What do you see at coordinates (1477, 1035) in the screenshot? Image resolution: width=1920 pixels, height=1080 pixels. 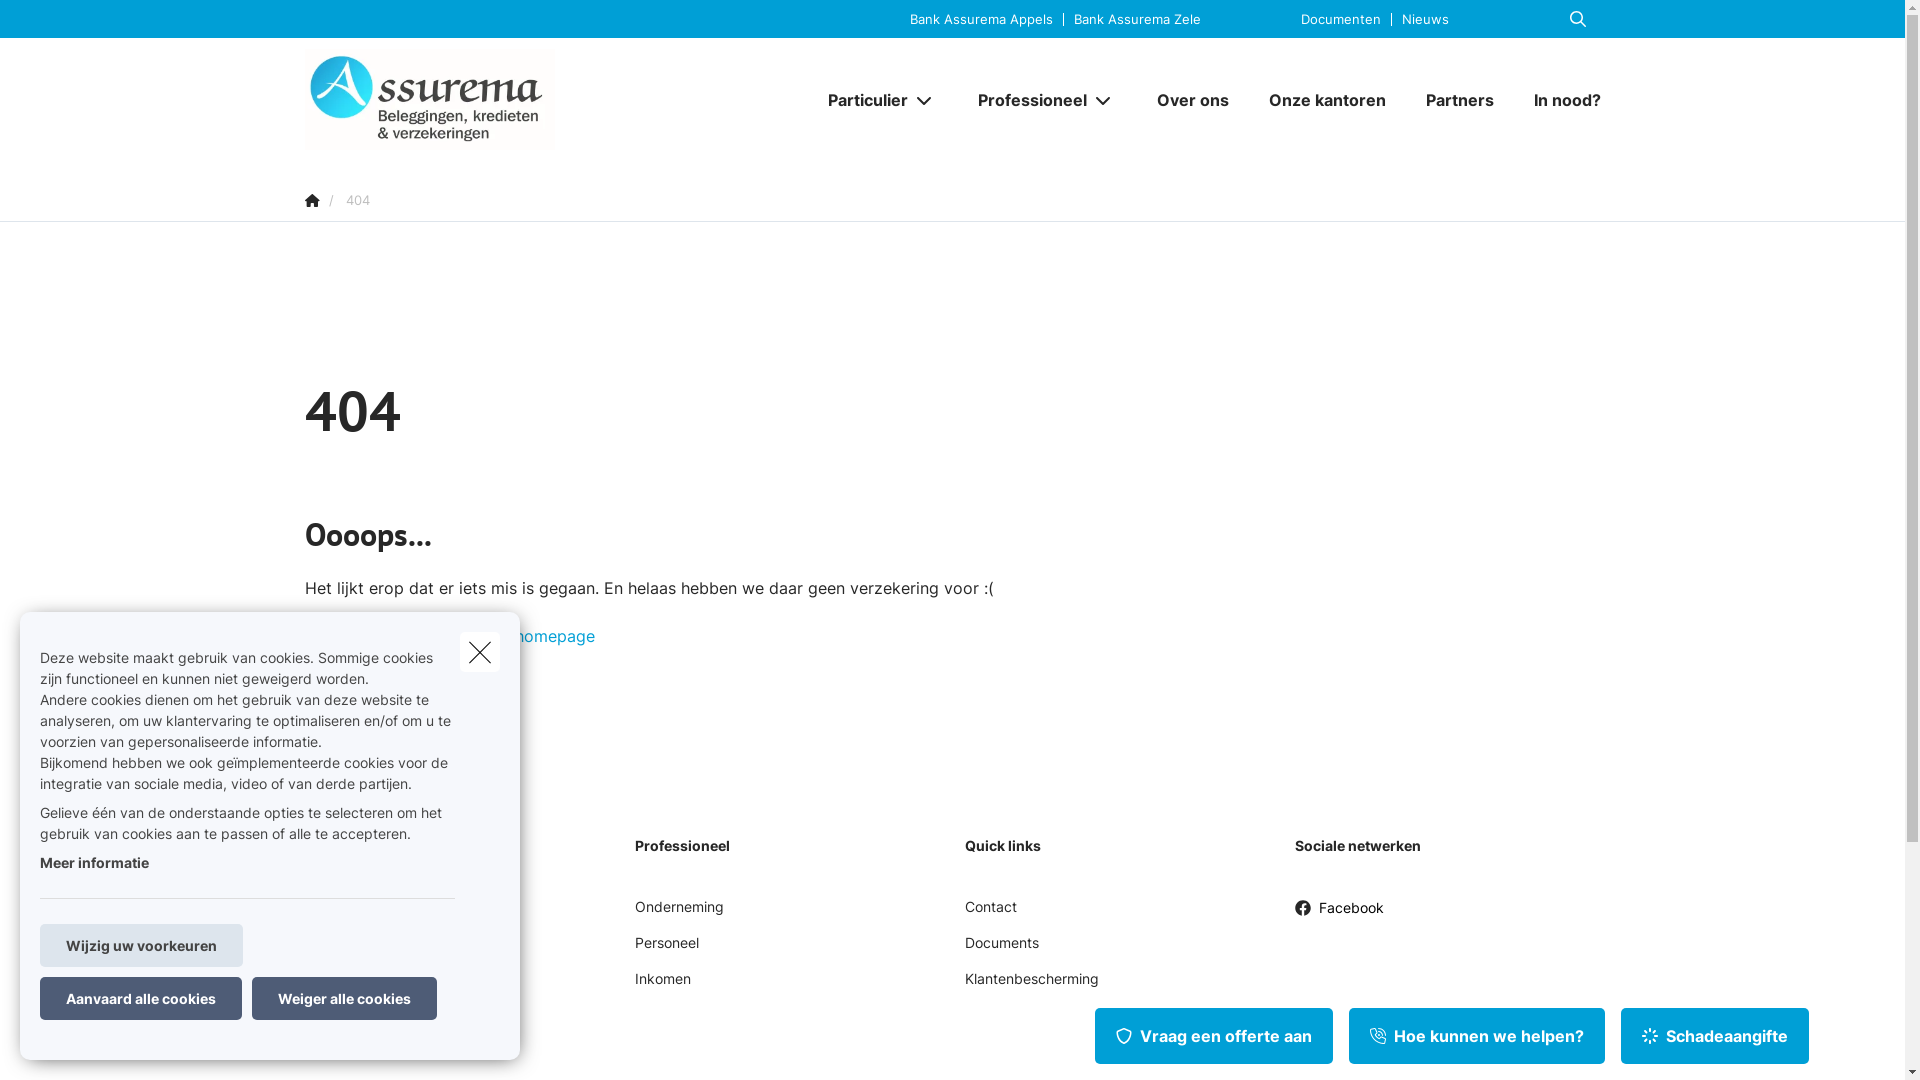 I see `'Hoe kunnen we helpen?'` at bounding box center [1477, 1035].